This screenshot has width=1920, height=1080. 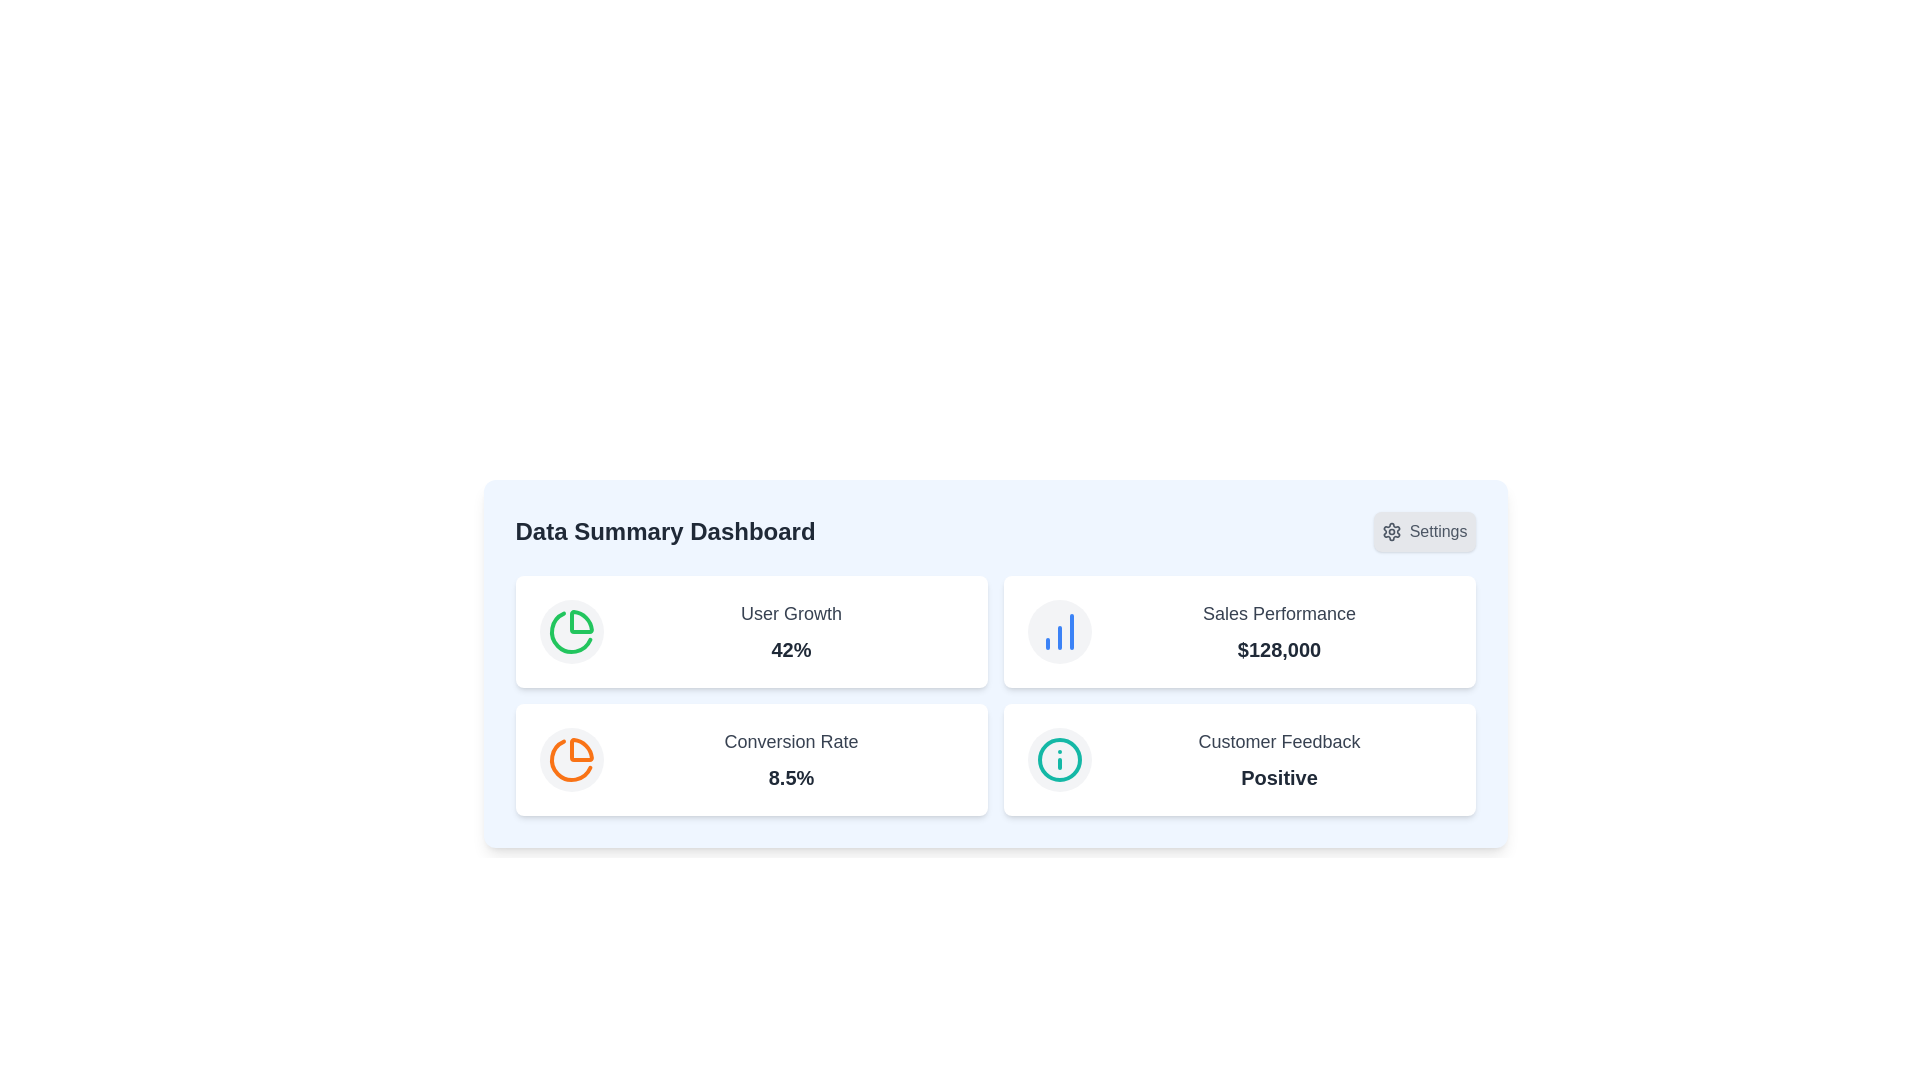 What do you see at coordinates (790, 612) in the screenshot?
I see `the text label at the top of the card that indicates the category or data represented by the card` at bounding box center [790, 612].